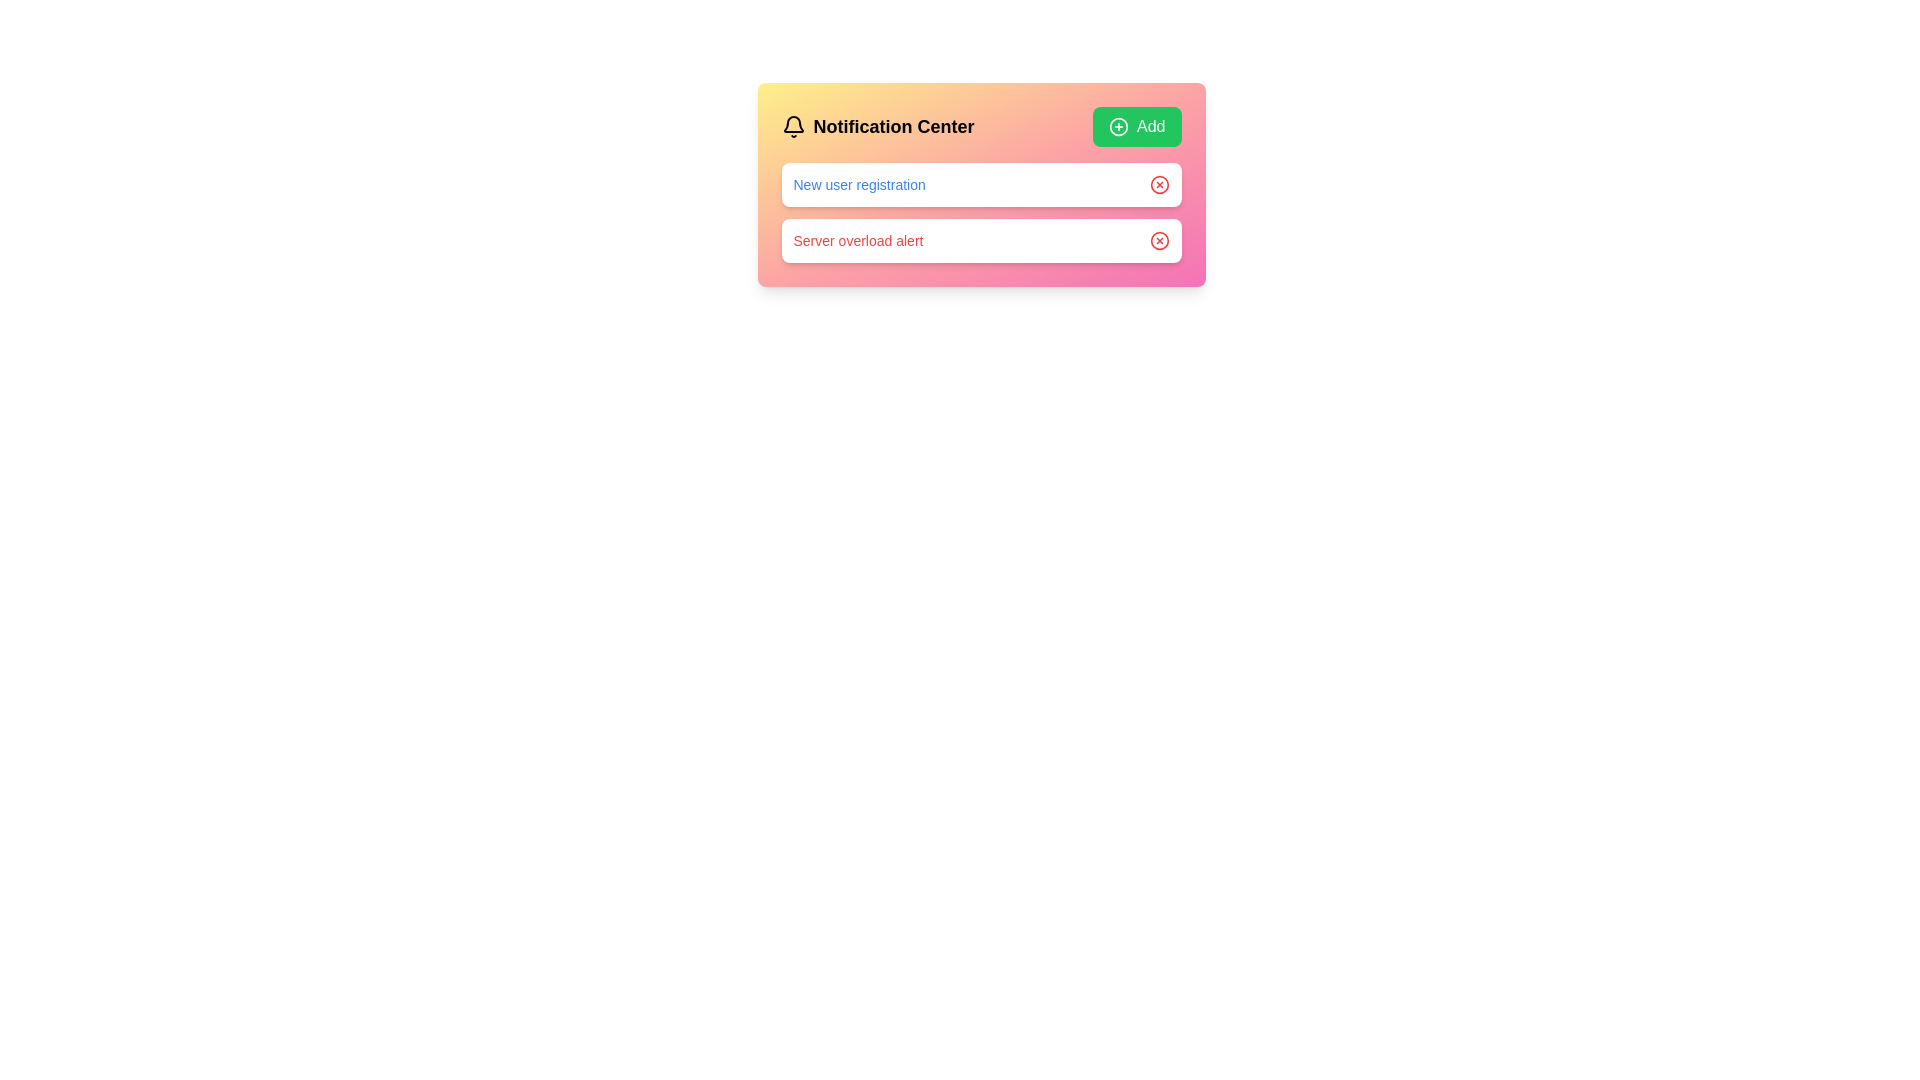 The image size is (1920, 1080). I want to click on the static text label that displays a server overload alert, located in the notification card below the 'New user registration' label, so click(858, 239).